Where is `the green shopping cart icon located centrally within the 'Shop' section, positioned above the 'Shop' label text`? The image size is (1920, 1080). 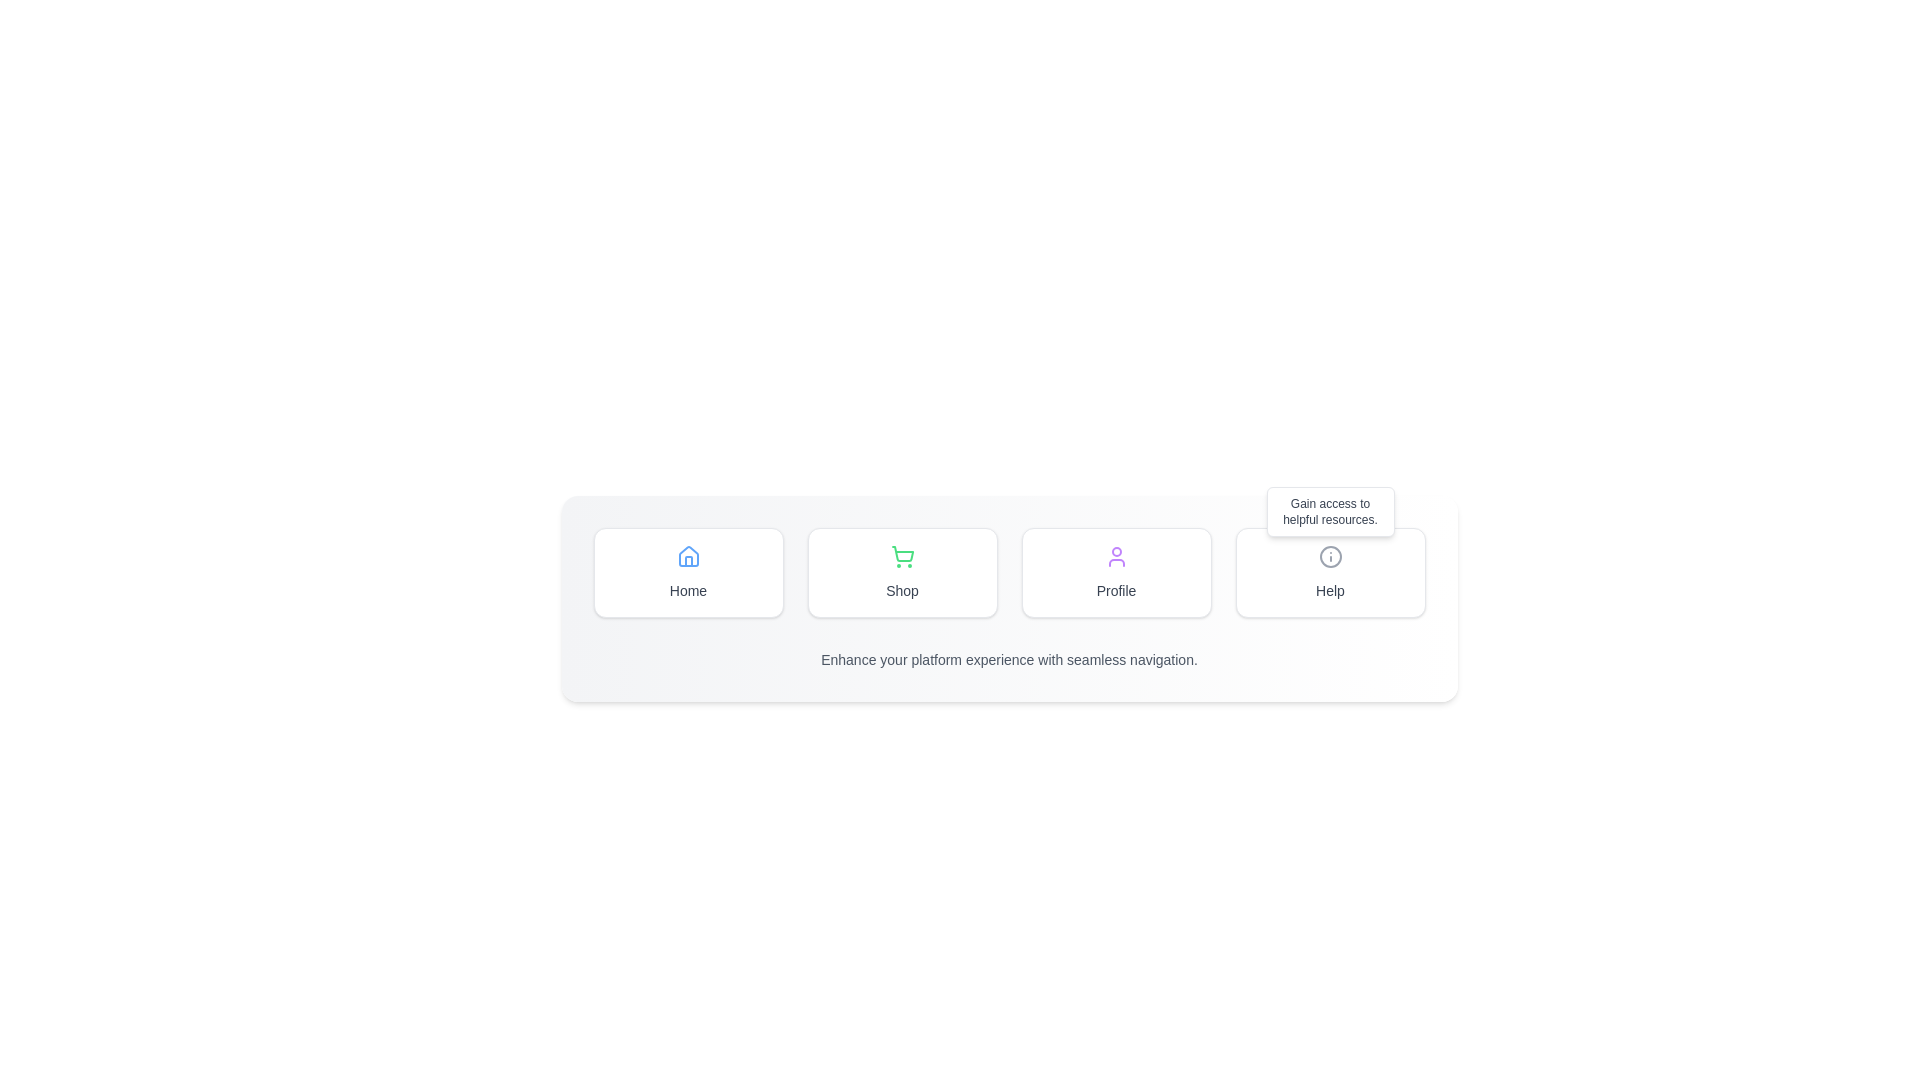
the green shopping cart icon located centrally within the 'Shop' section, positioned above the 'Shop' label text is located at coordinates (901, 556).